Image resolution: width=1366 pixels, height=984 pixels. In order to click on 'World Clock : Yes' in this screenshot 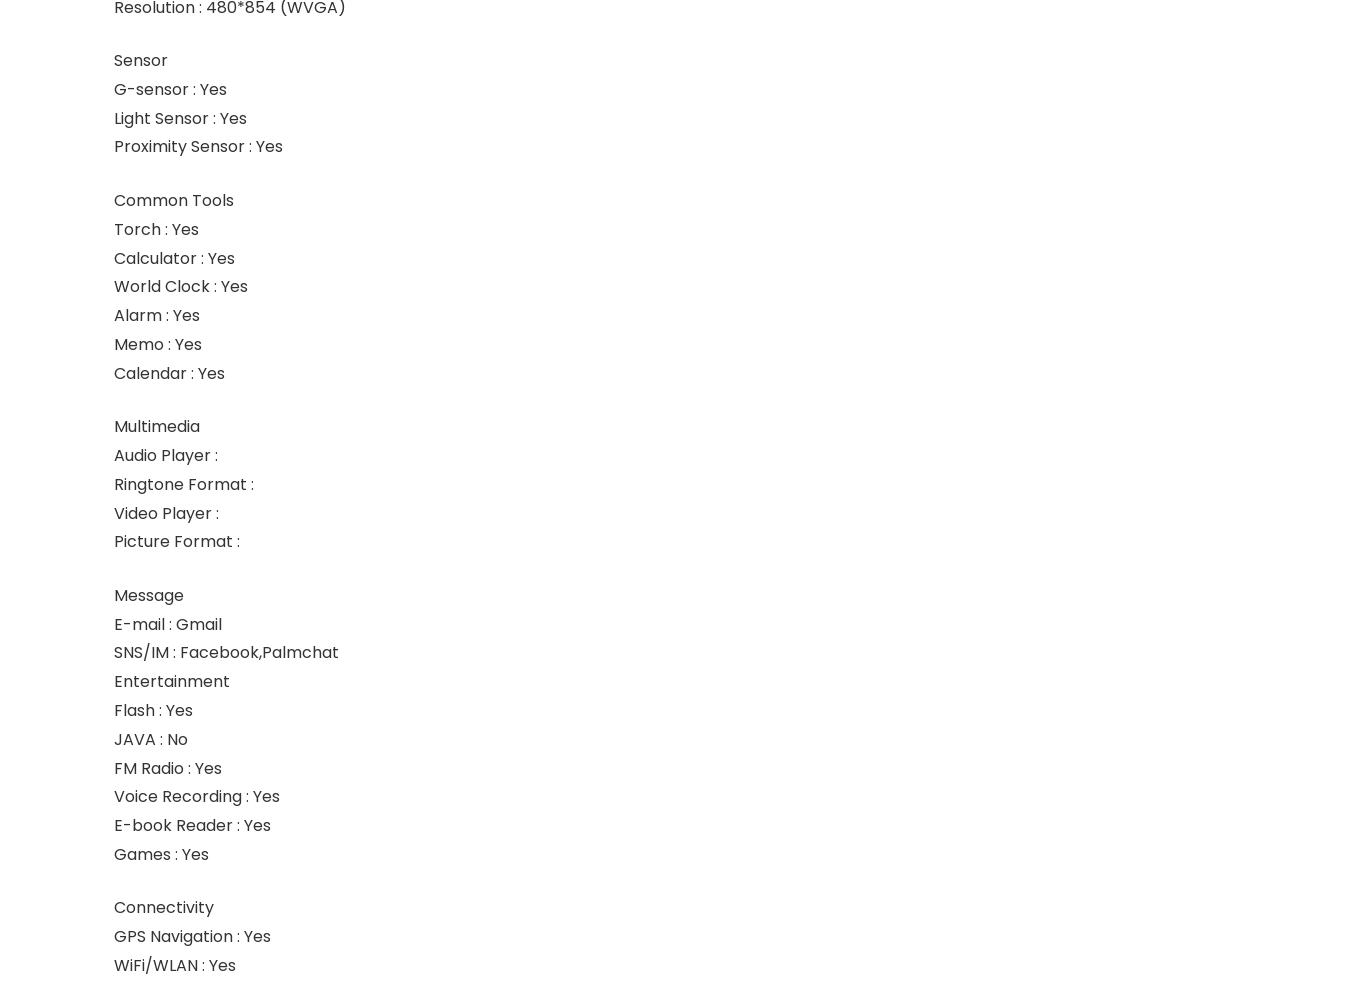, I will do `click(179, 285)`.